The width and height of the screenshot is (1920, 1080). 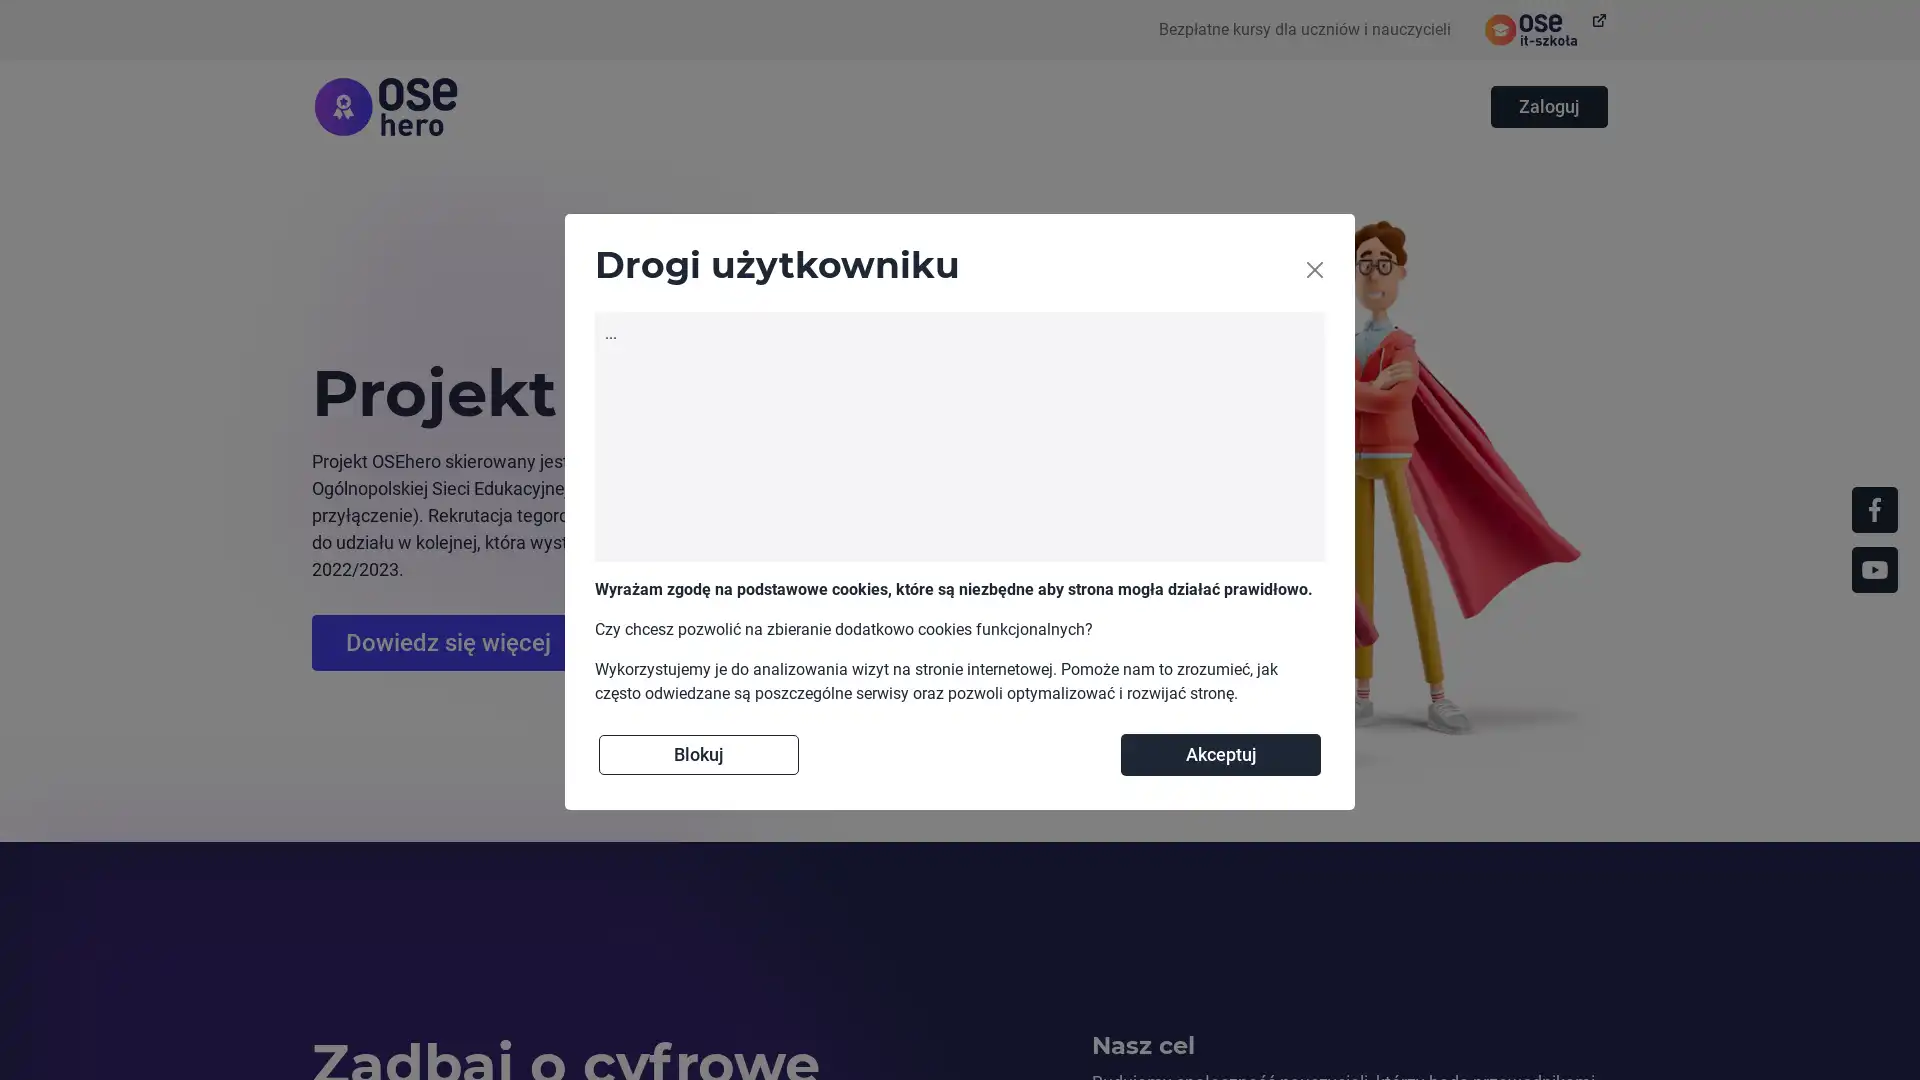 I want to click on Zaloguj, so click(x=1548, y=107).